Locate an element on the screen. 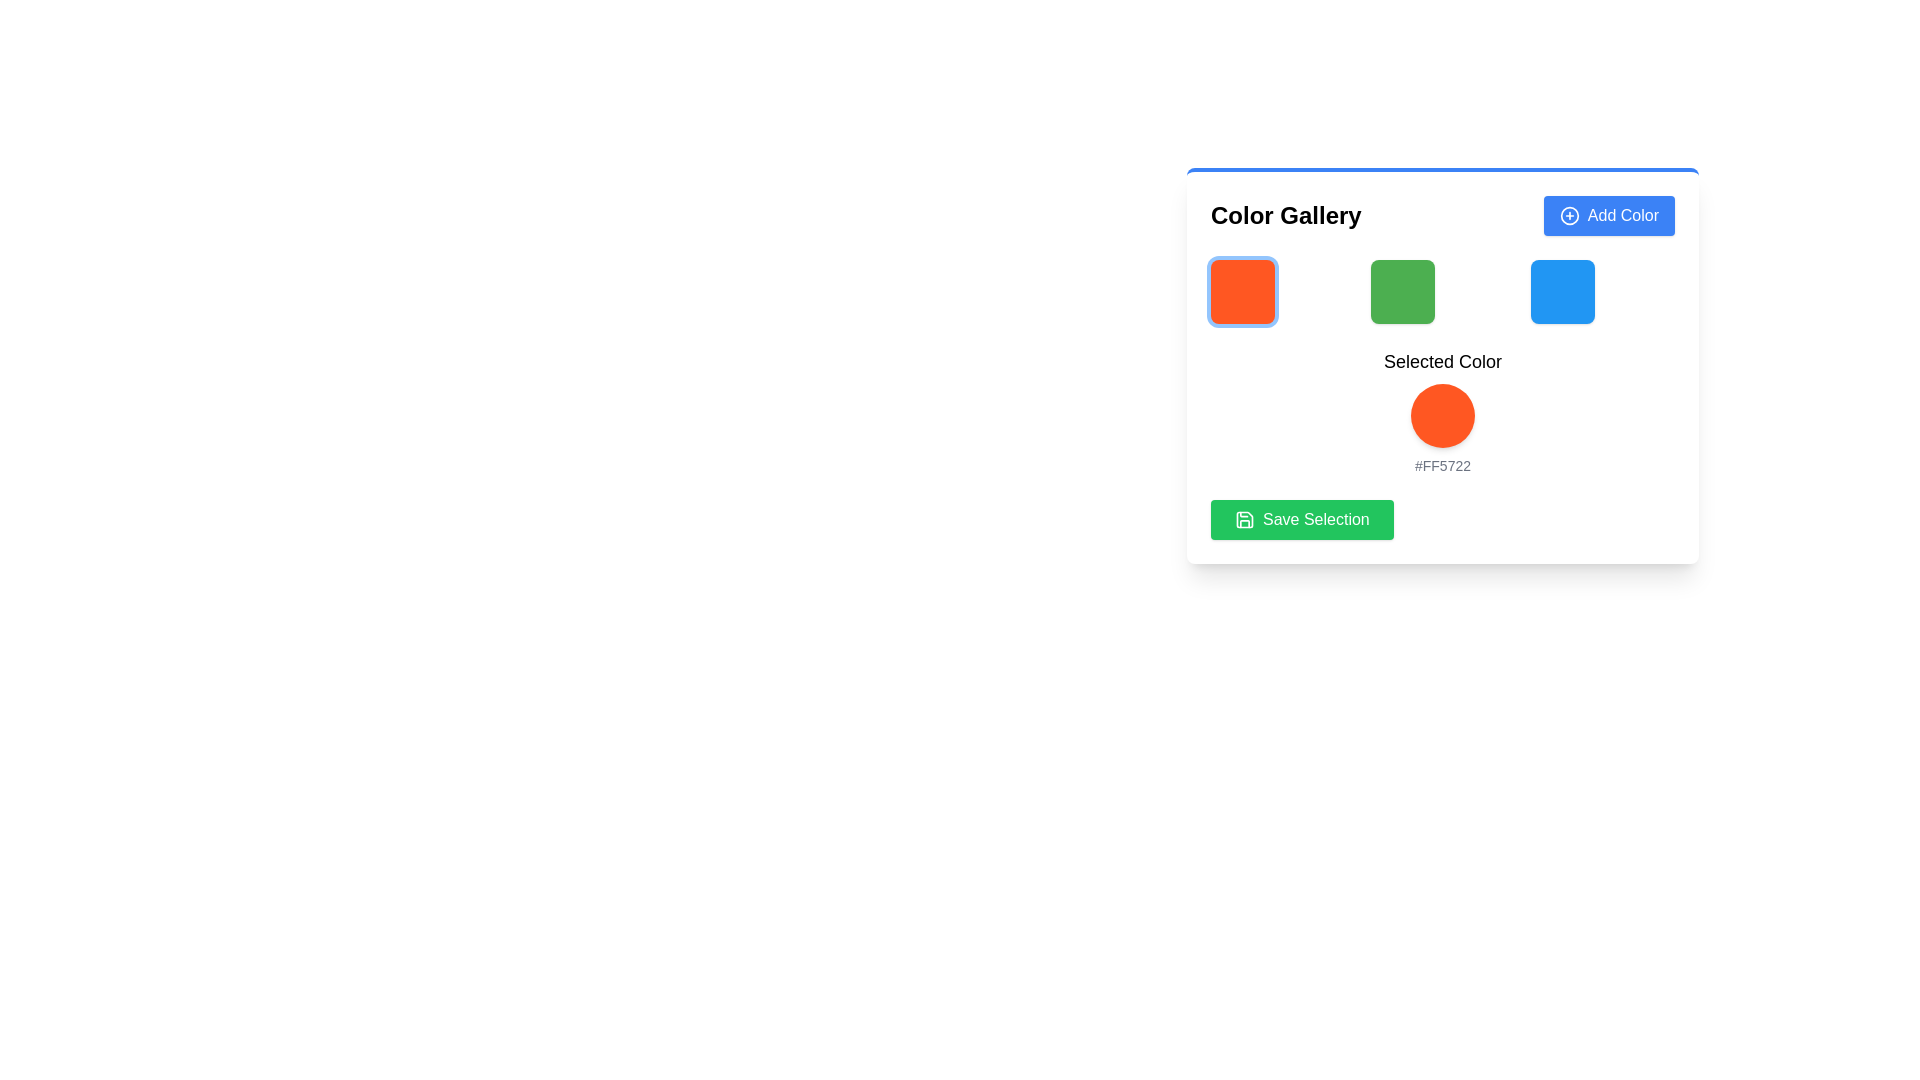 The image size is (1920, 1080). the Circle icon that represents the addition of new items, located at the center of the 'Add Color' button in the top-right corner of the card interface is located at coordinates (1568, 216).